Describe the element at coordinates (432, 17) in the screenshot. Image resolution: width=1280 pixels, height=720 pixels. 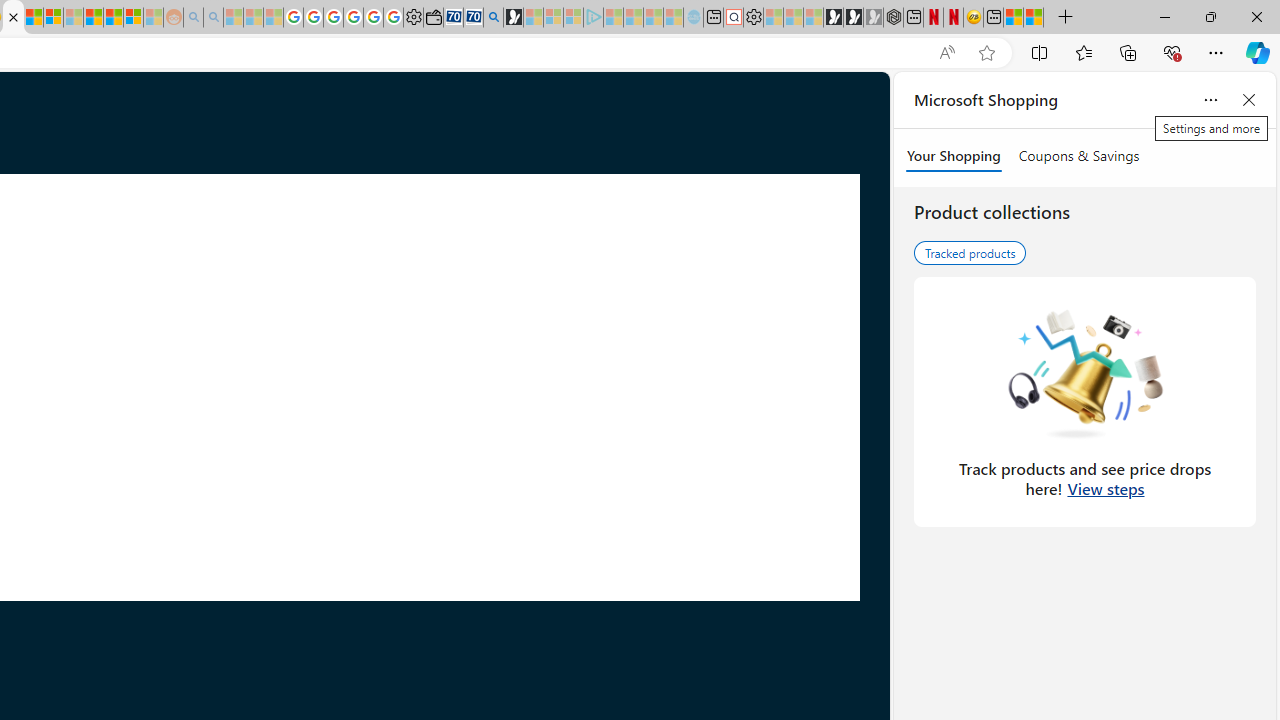
I see `'Wallet'` at that location.